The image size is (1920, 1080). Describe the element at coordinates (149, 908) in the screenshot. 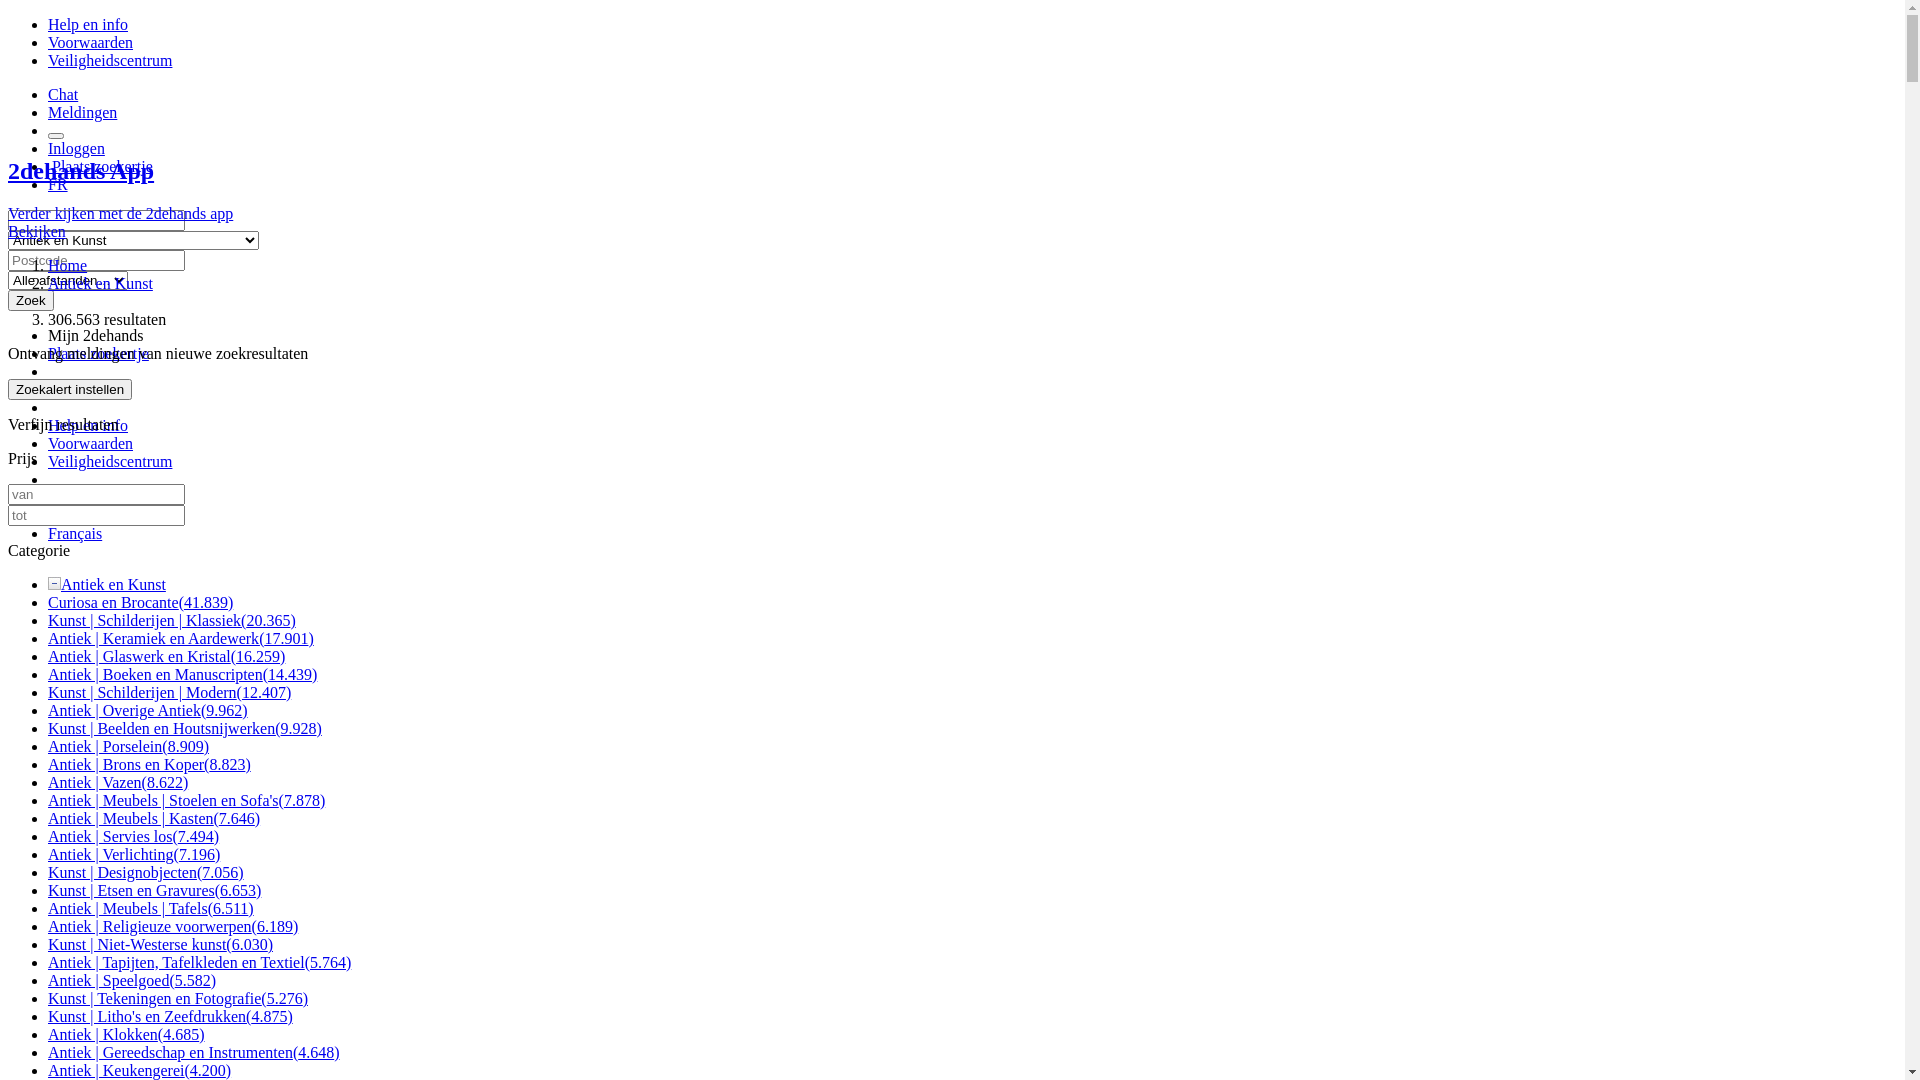

I see `'Antiek | Meubels | Tafels(6.511)'` at that location.